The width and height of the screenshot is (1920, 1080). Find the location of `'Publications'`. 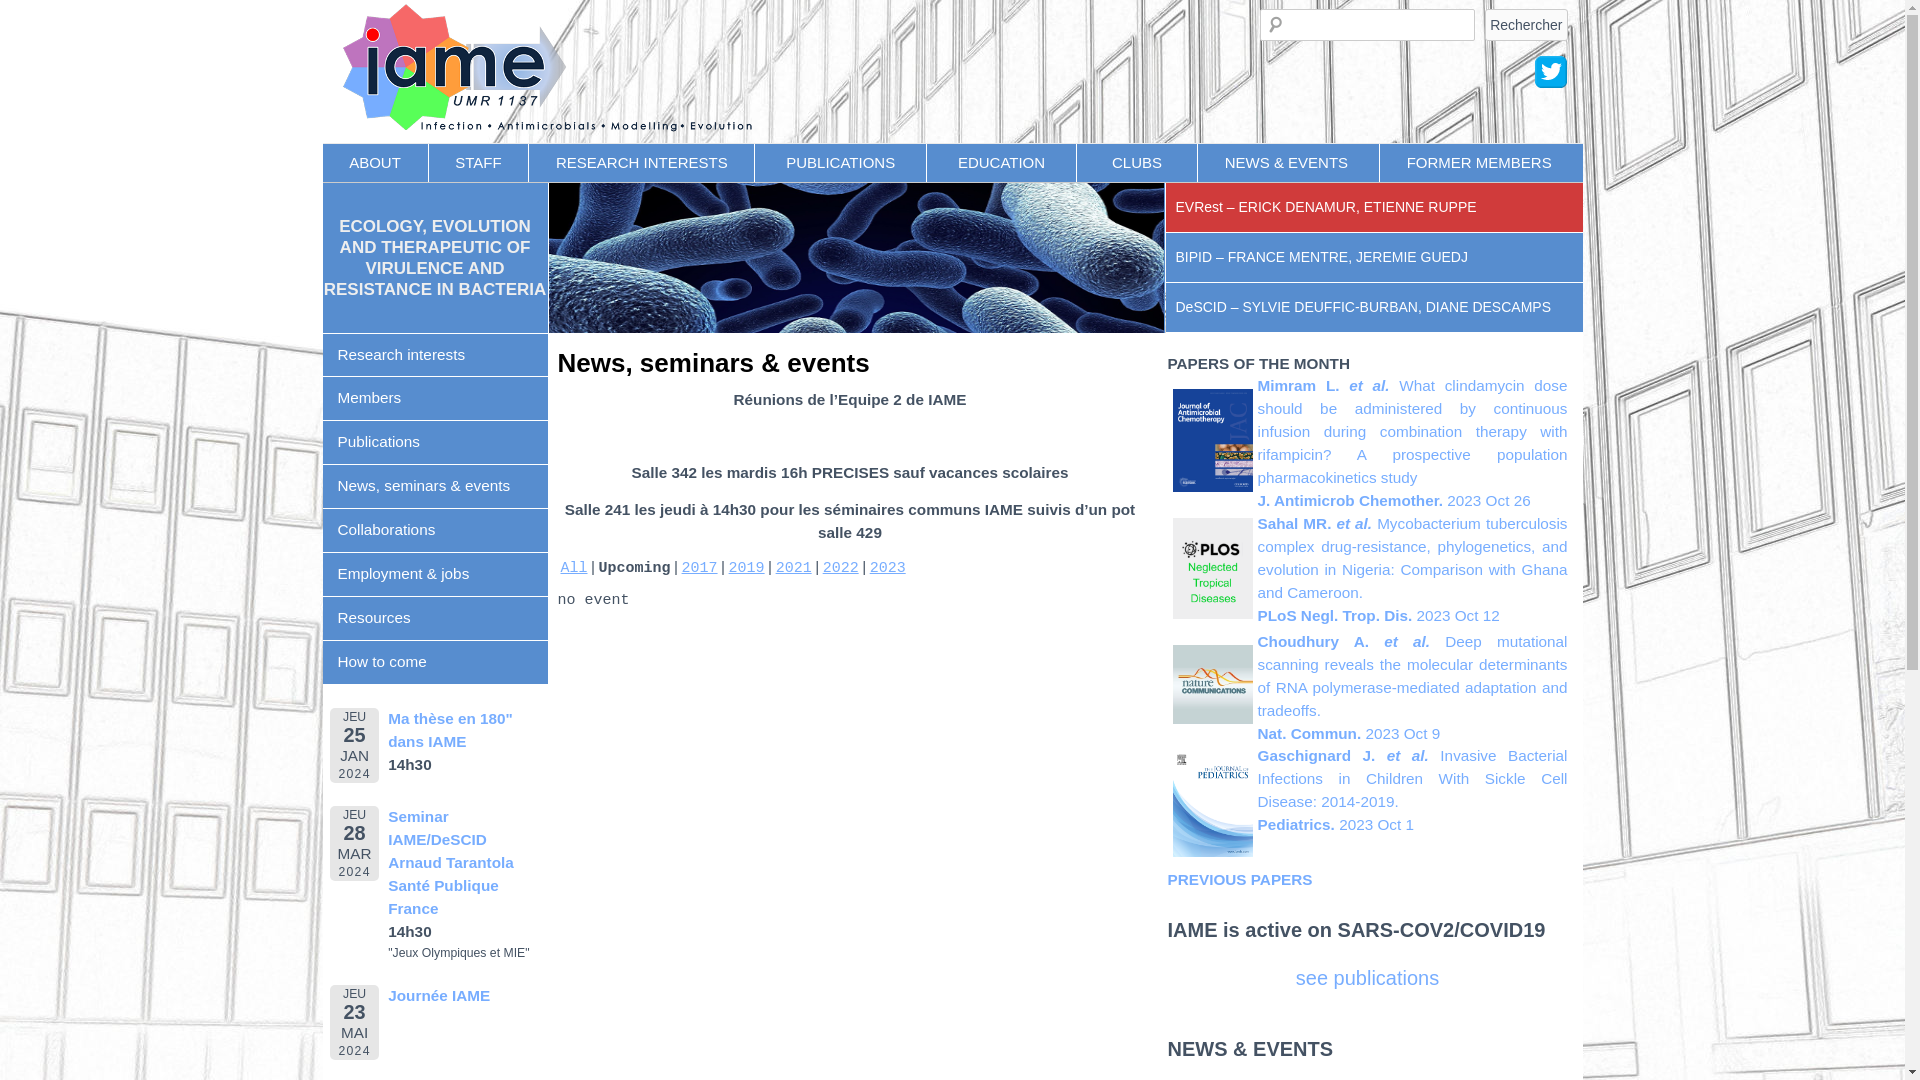

'Publications' is located at coordinates (321, 442).